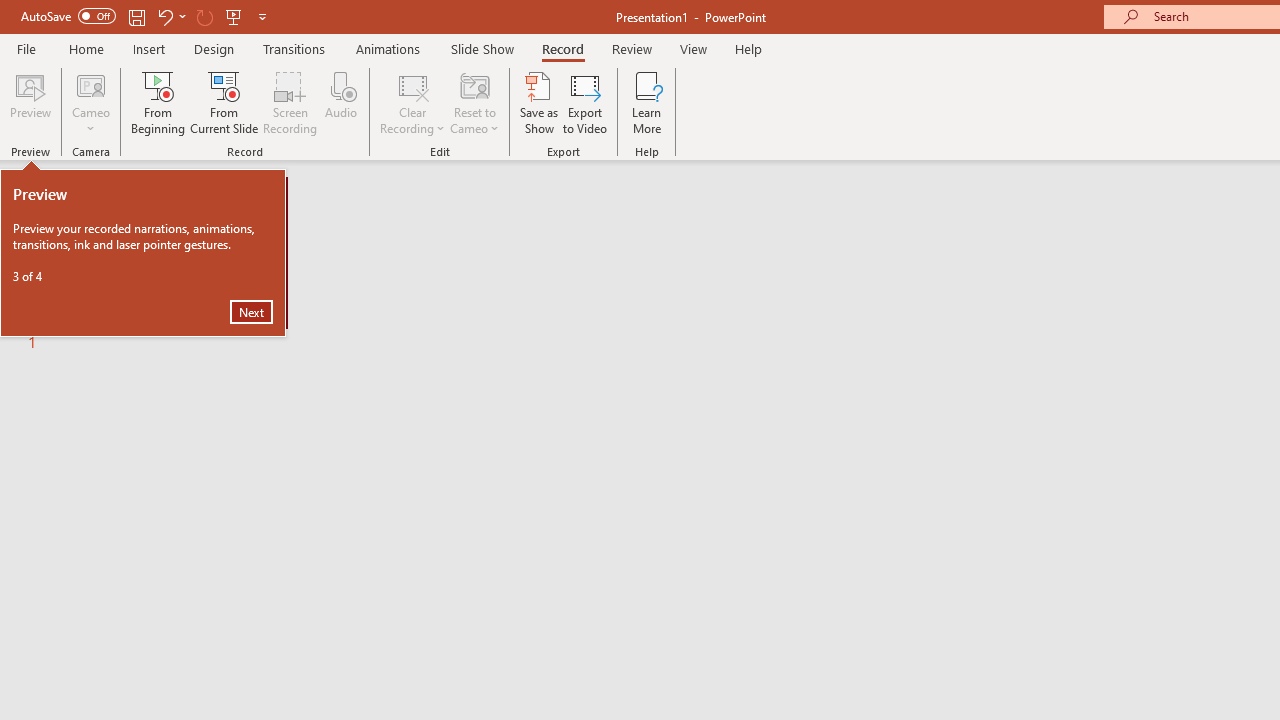 This screenshot has height=720, width=1280. What do you see at coordinates (539, 103) in the screenshot?
I see `'Save as Show'` at bounding box center [539, 103].